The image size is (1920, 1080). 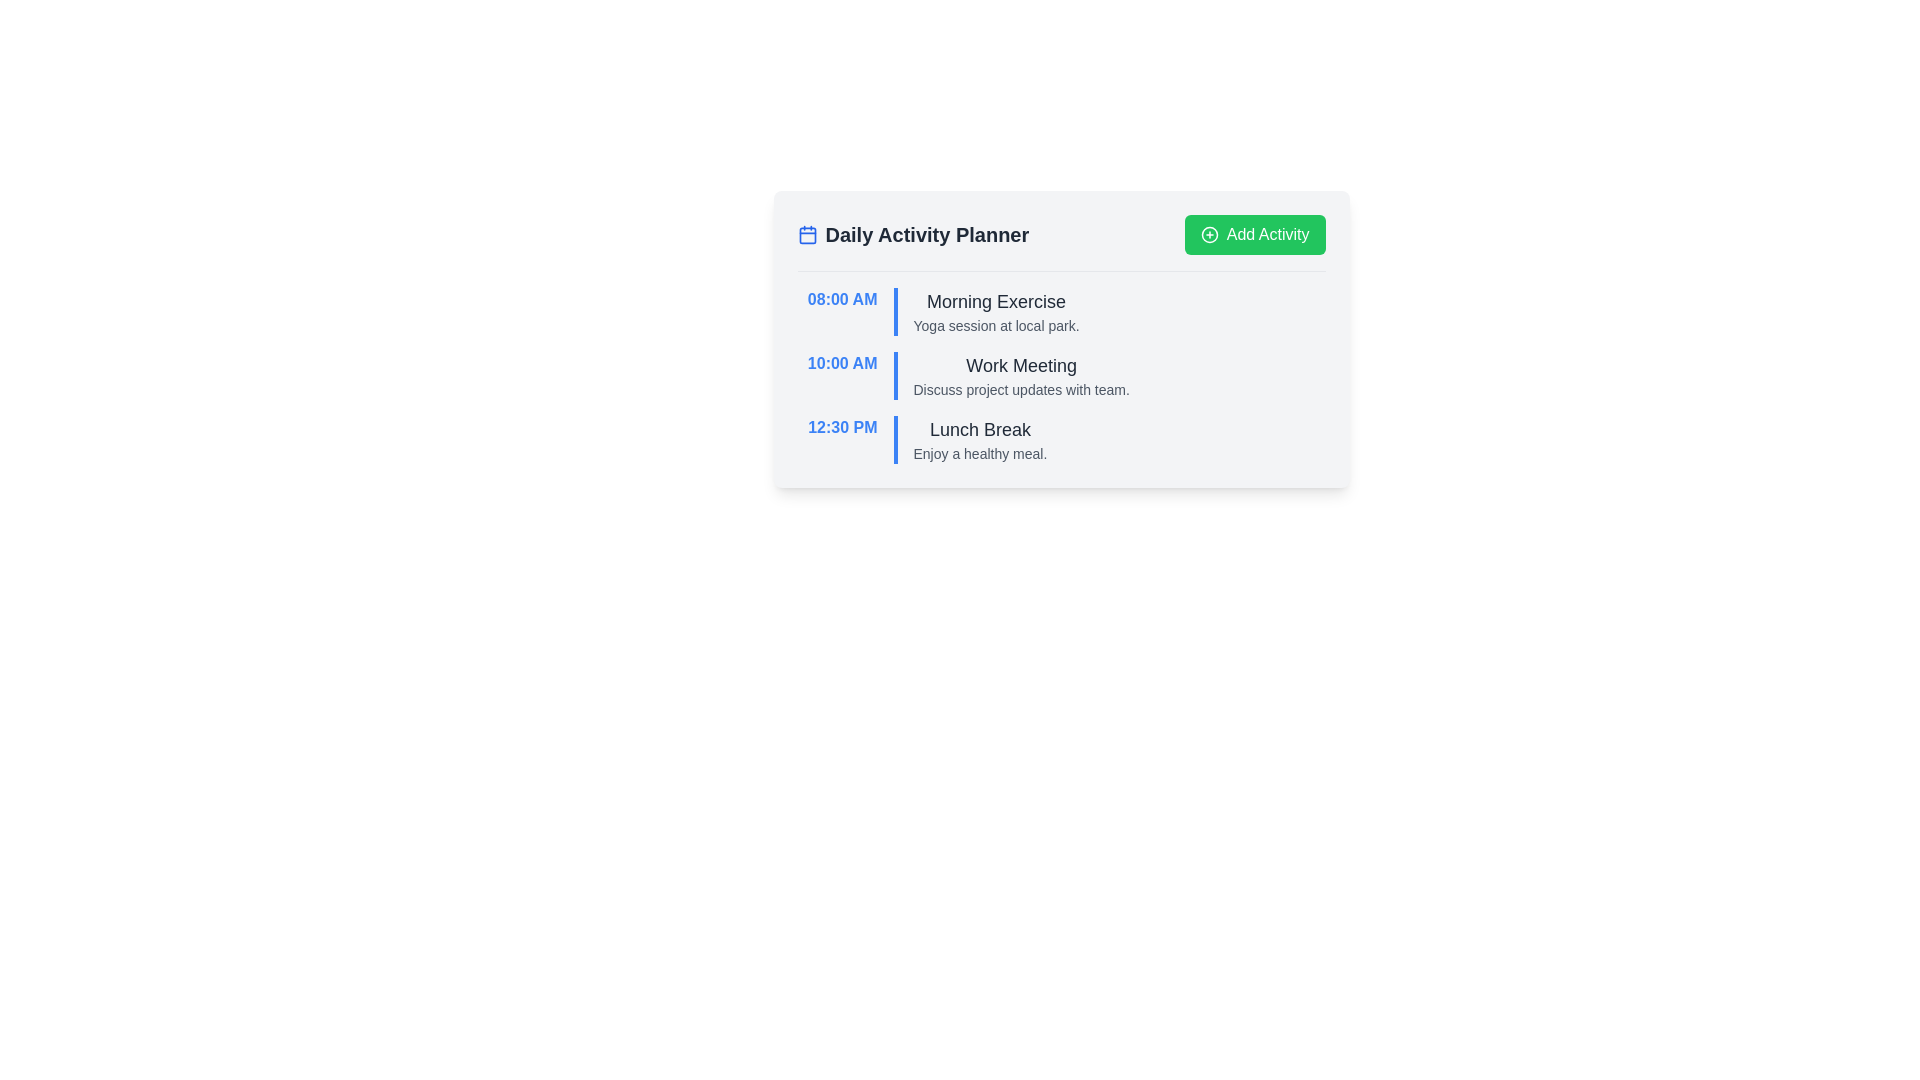 What do you see at coordinates (1060, 375) in the screenshot?
I see `the individual activity header in the list-based informational component, which consists of three vertically stacked blocks of text with bold blue timestamps on the left side` at bounding box center [1060, 375].